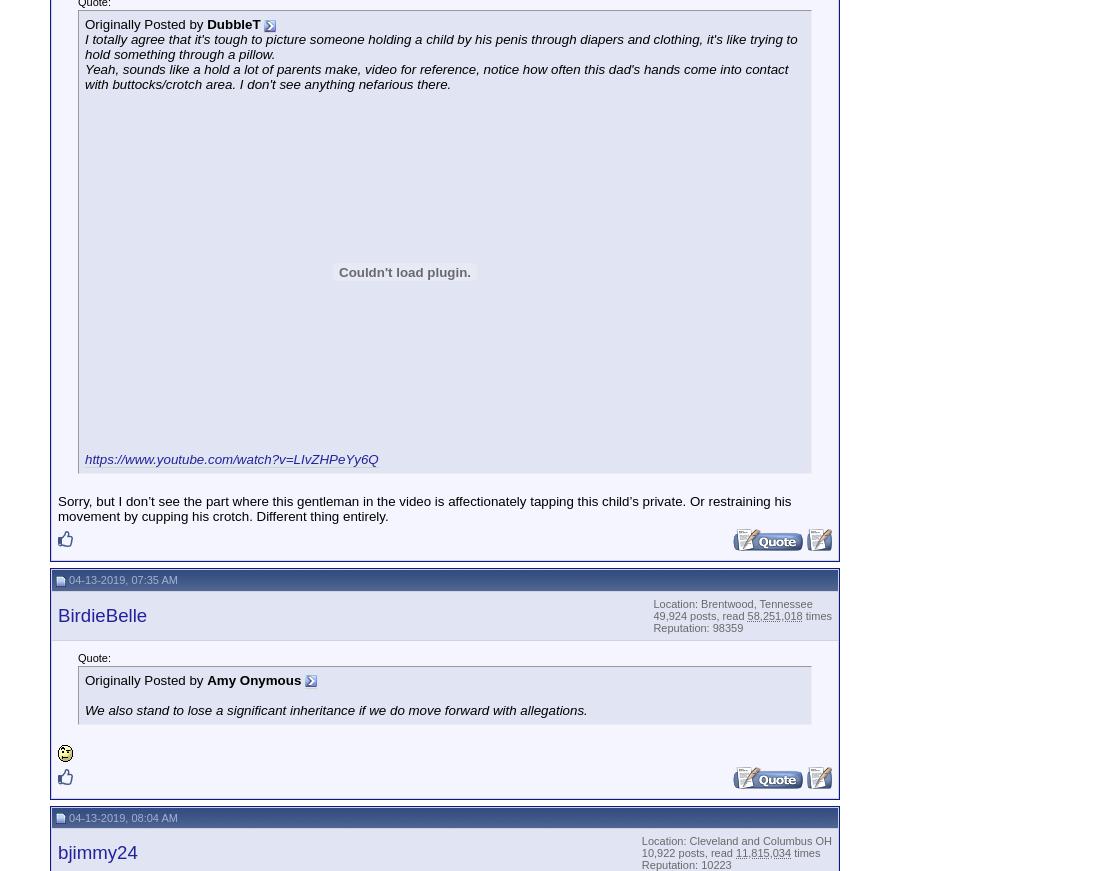 The height and width of the screenshot is (871, 1100). Describe the element at coordinates (77, 655) in the screenshot. I see `'Quote:'` at that location.